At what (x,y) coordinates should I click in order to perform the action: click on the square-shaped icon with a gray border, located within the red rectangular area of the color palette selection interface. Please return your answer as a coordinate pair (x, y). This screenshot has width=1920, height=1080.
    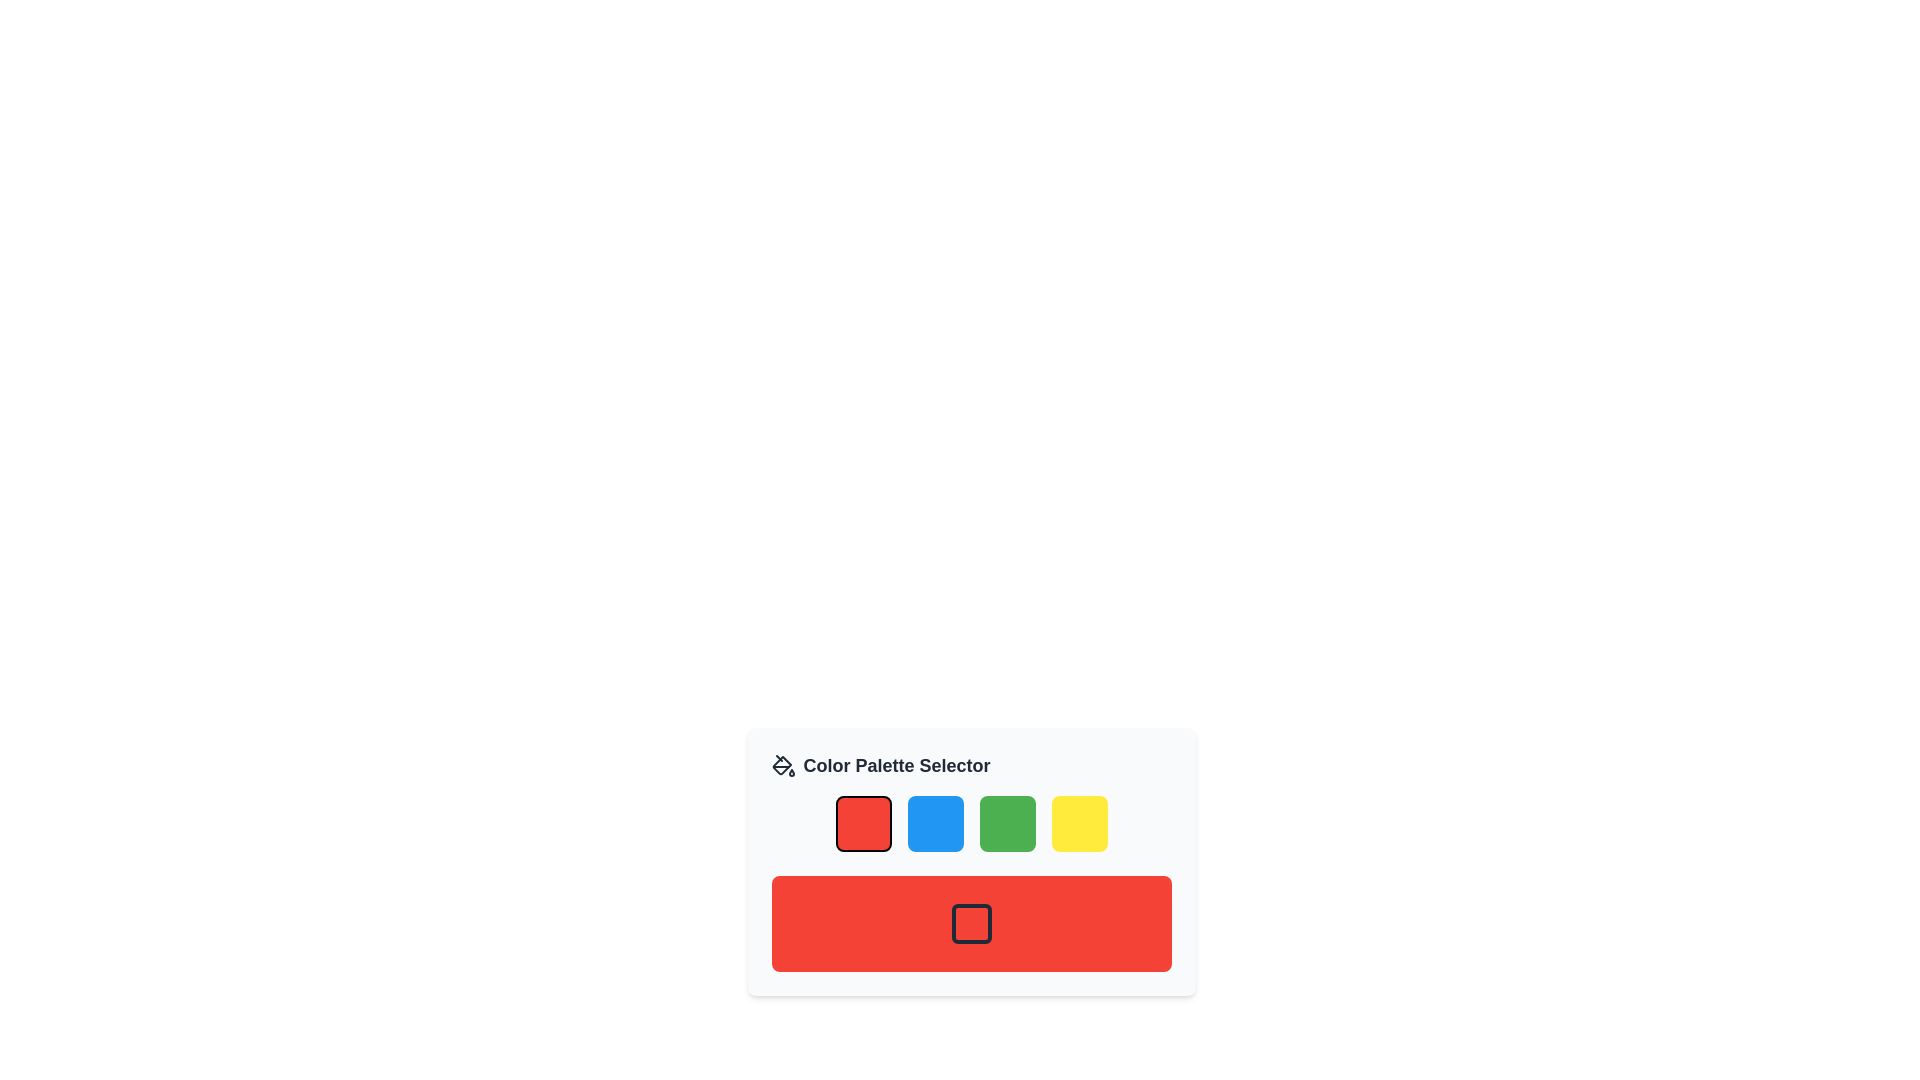
    Looking at the image, I should click on (971, 924).